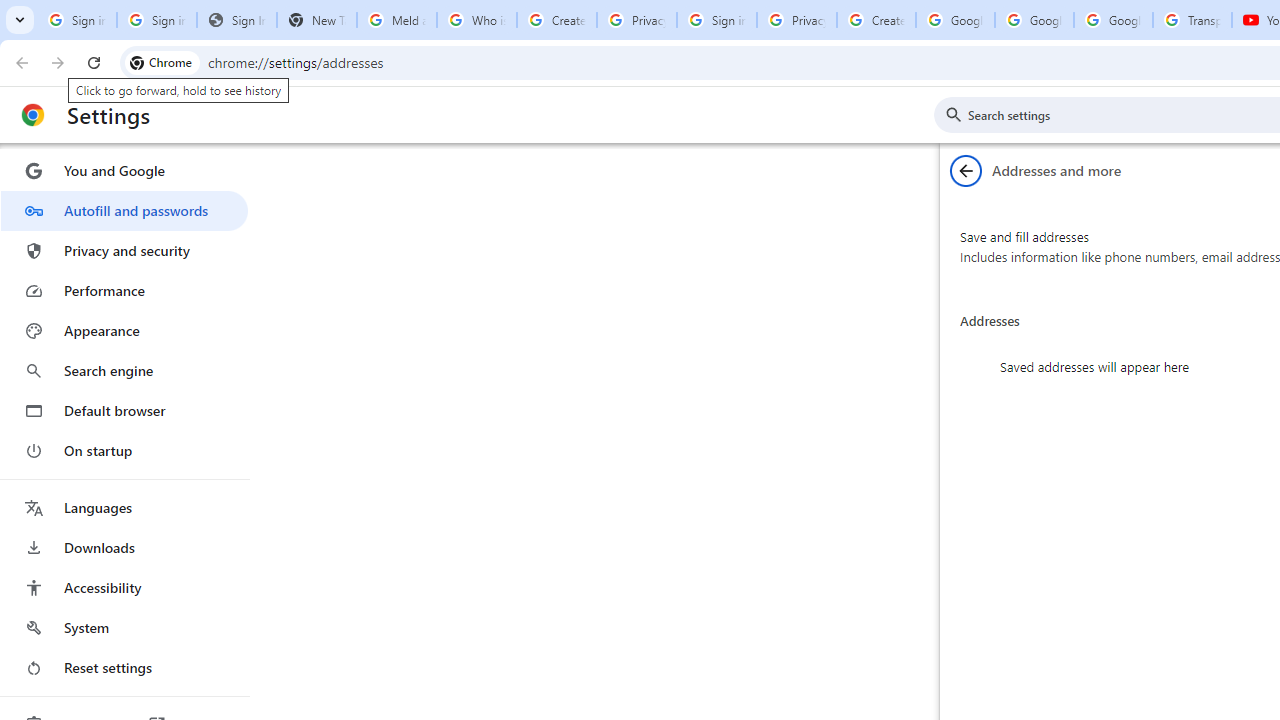  What do you see at coordinates (716, 20) in the screenshot?
I see `'Sign in - Google Accounts'` at bounding box center [716, 20].